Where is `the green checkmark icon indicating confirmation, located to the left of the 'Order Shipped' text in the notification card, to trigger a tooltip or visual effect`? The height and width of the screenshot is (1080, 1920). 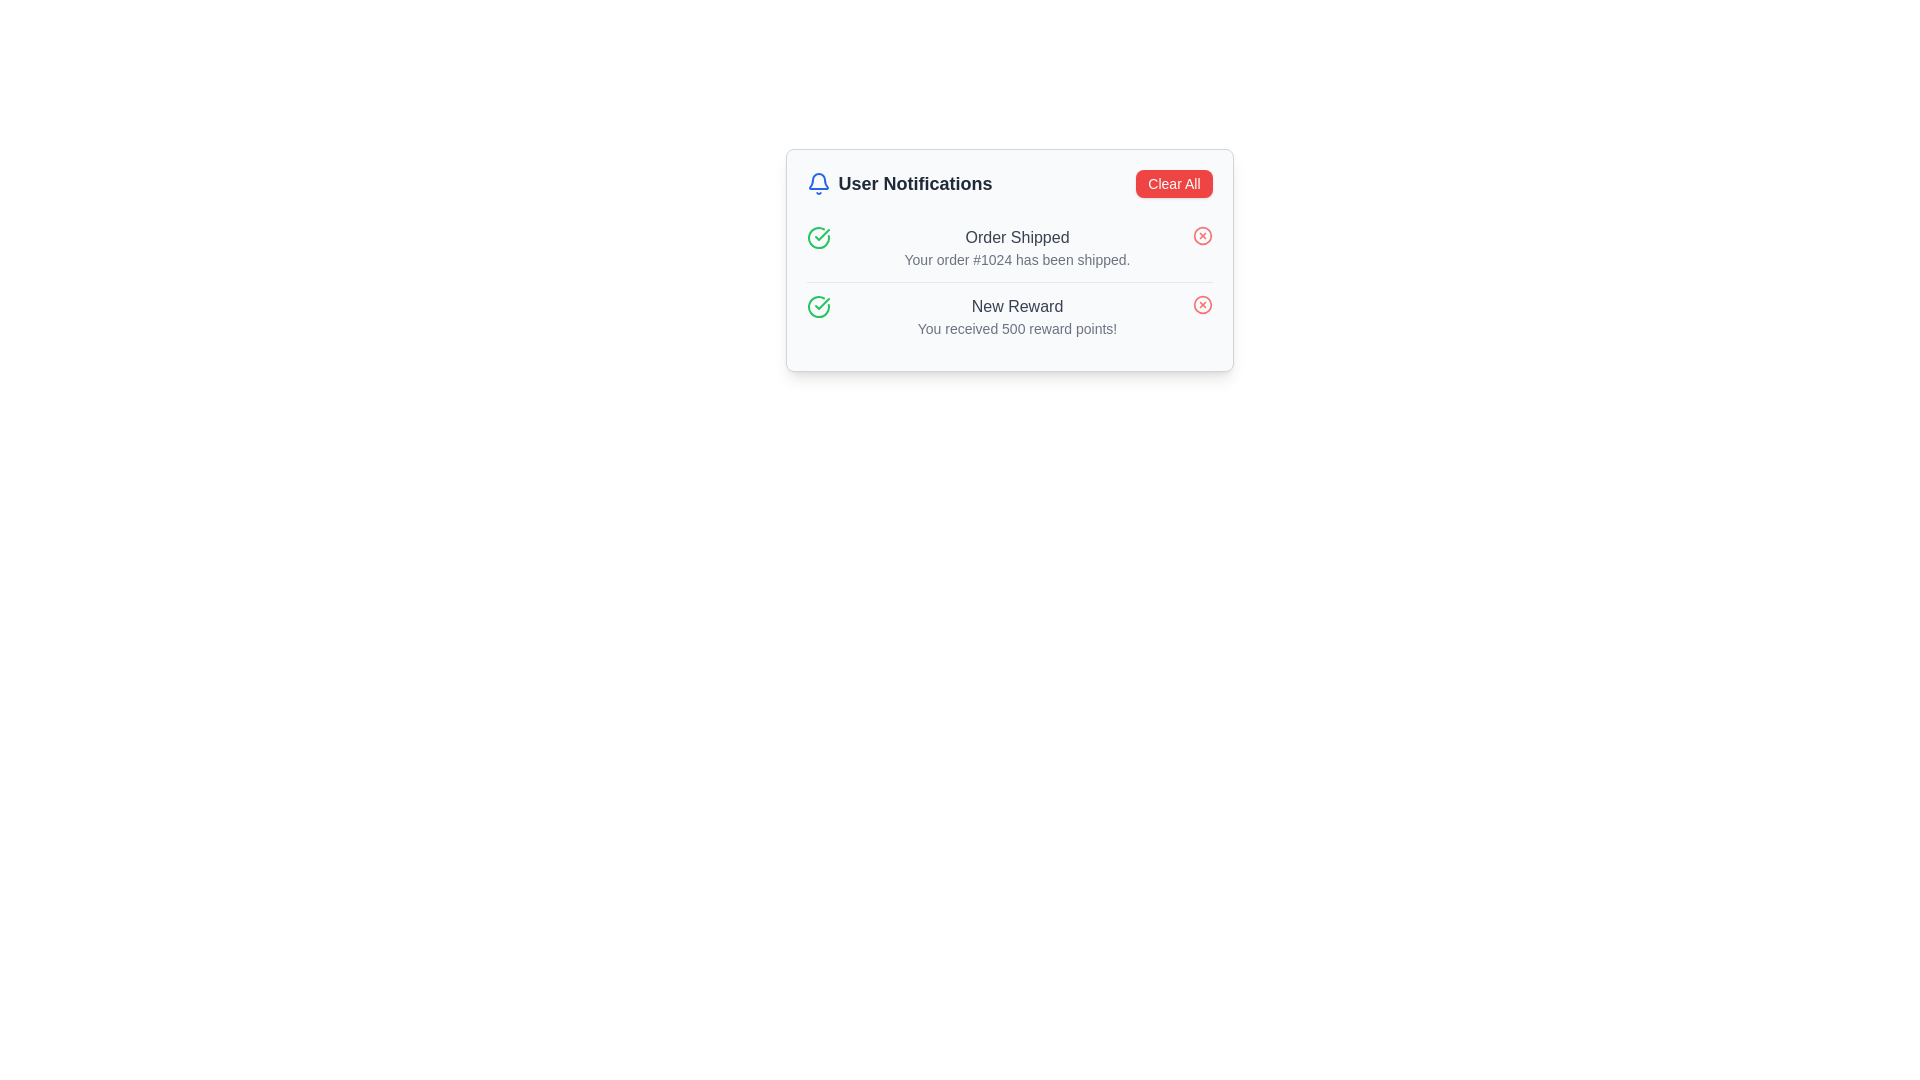
the green checkmark icon indicating confirmation, located to the left of the 'Order Shipped' text in the notification card, to trigger a tooltip or visual effect is located at coordinates (821, 304).